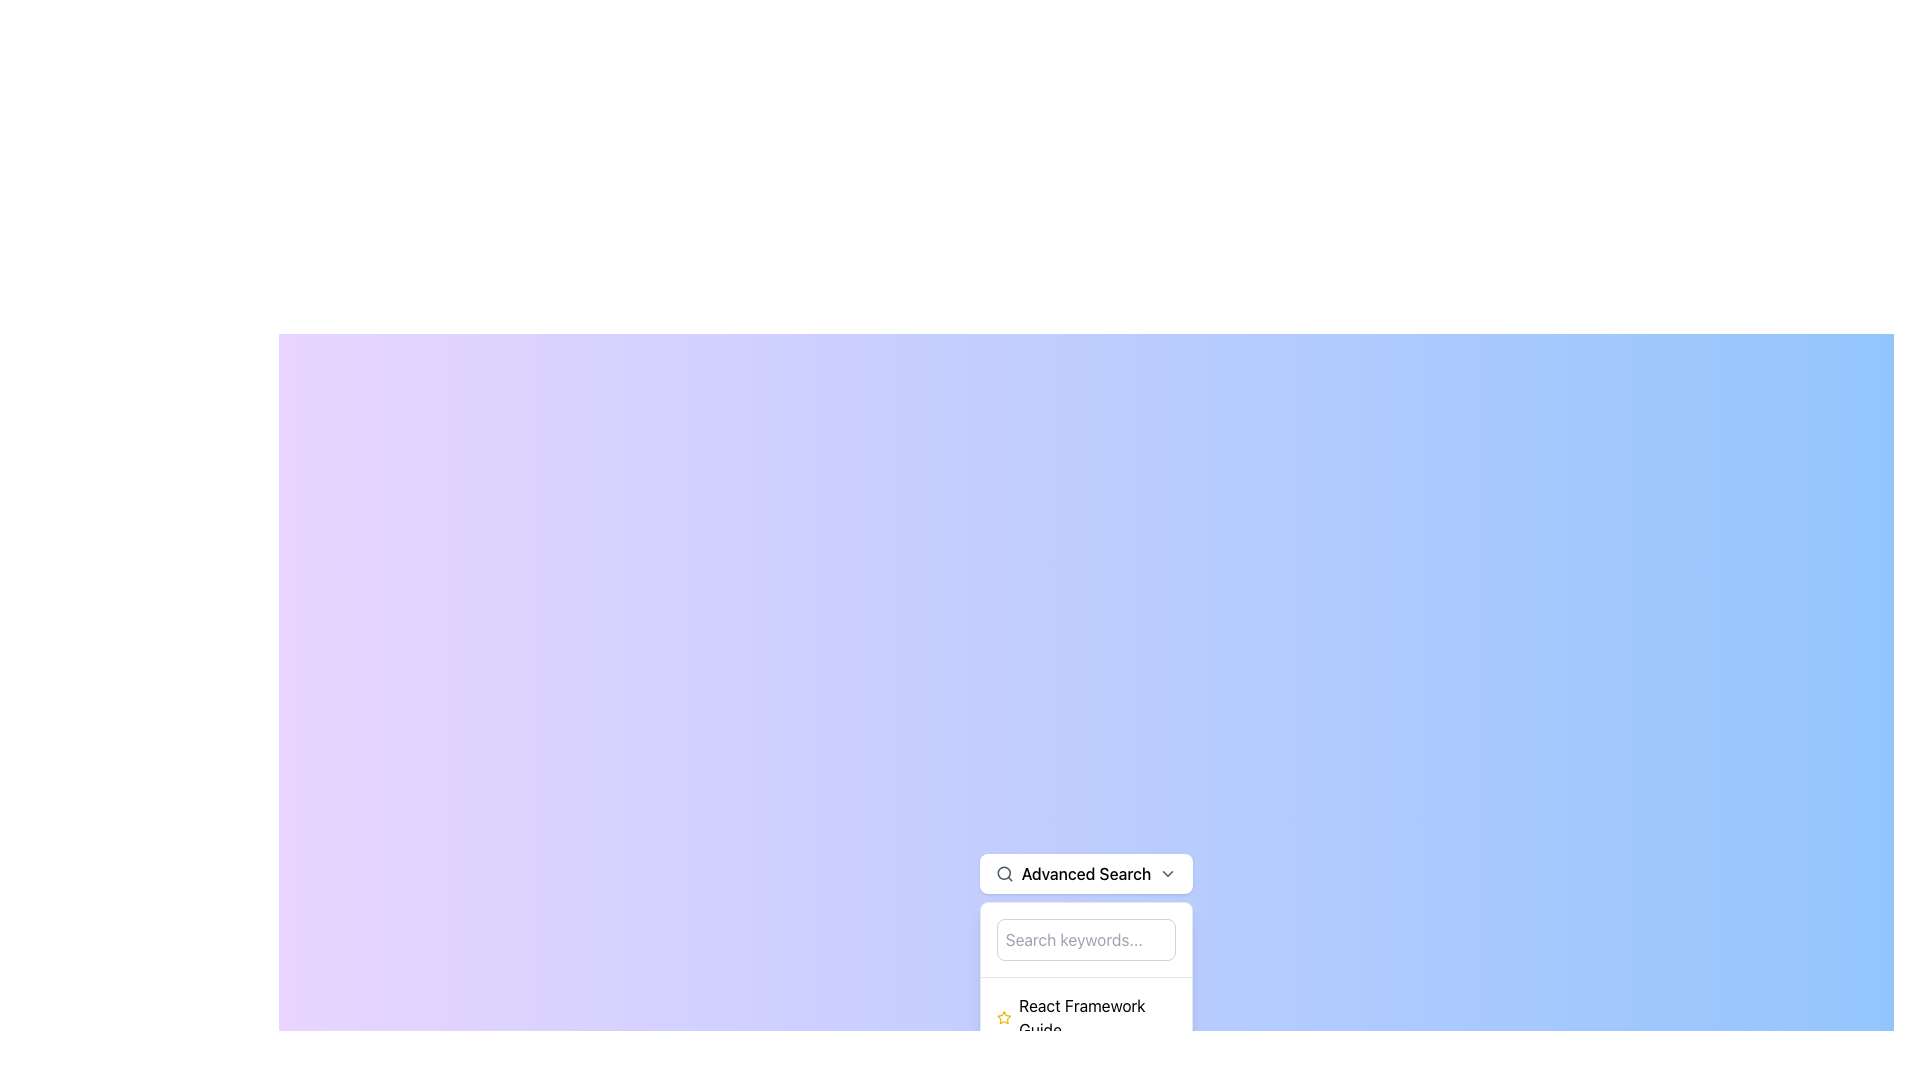 This screenshot has width=1920, height=1080. What do you see at coordinates (1085, 1018) in the screenshot?
I see `the text label 'React Framework Guide' which is accompanied by a yellow star icon` at bounding box center [1085, 1018].